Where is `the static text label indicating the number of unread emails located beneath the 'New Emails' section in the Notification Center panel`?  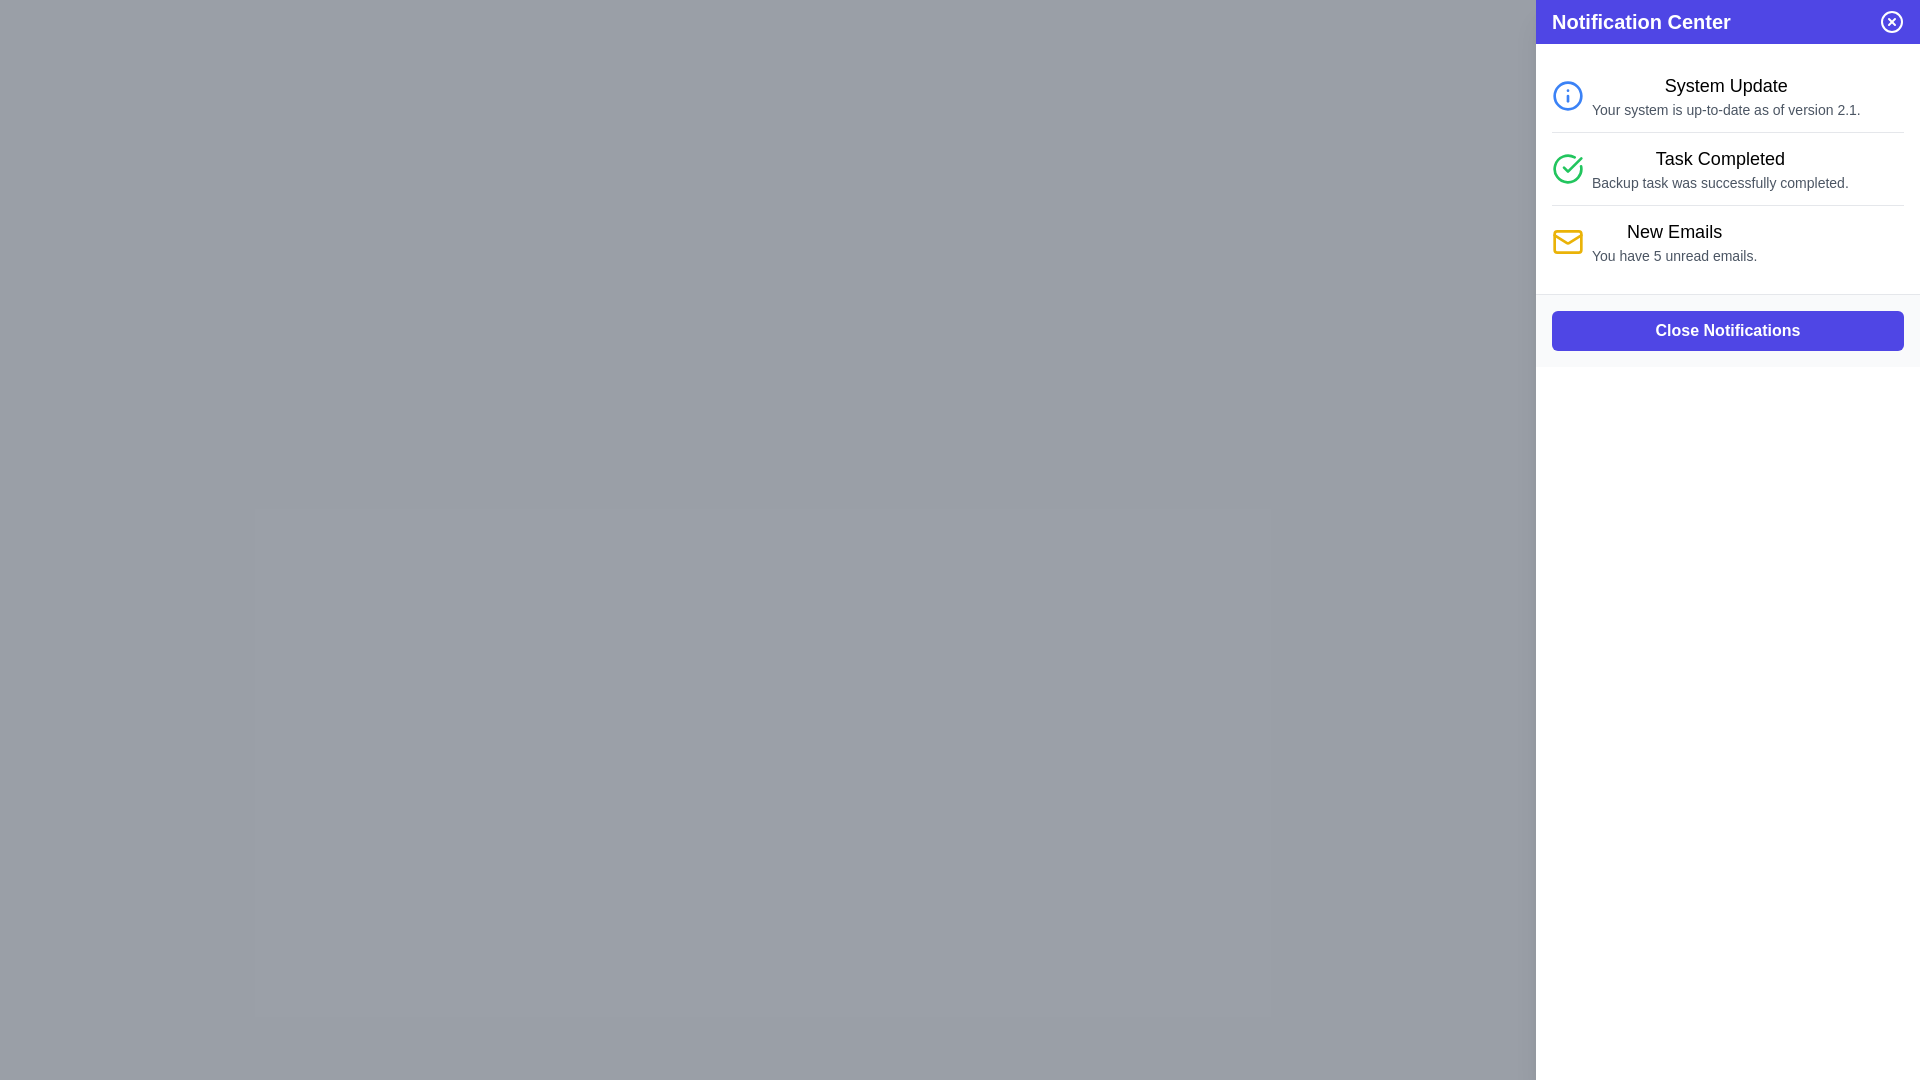 the static text label indicating the number of unread emails located beneath the 'New Emails' section in the Notification Center panel is located at coordinates (1674, 254).